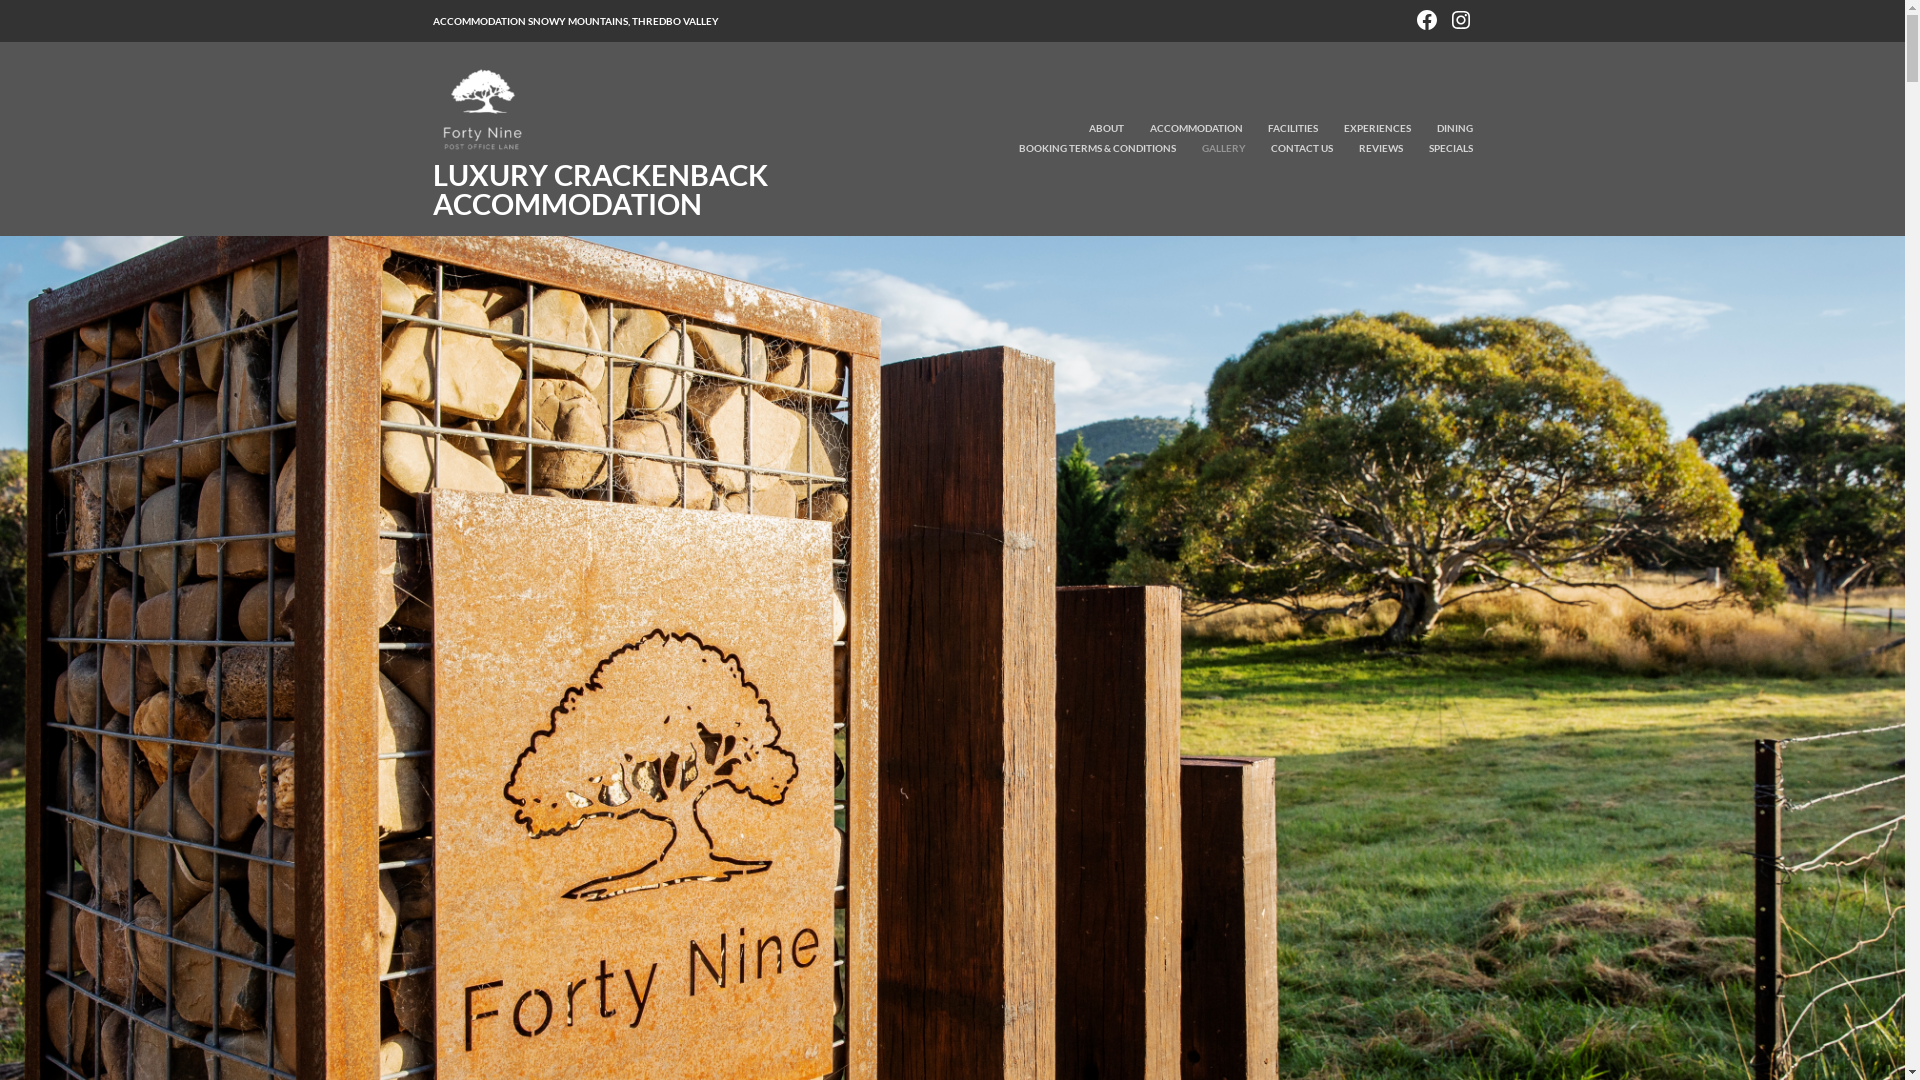 This screenshot has height=1080, width=1920. I want to click on 'ACCOMMODATION', so click(1126, 128).